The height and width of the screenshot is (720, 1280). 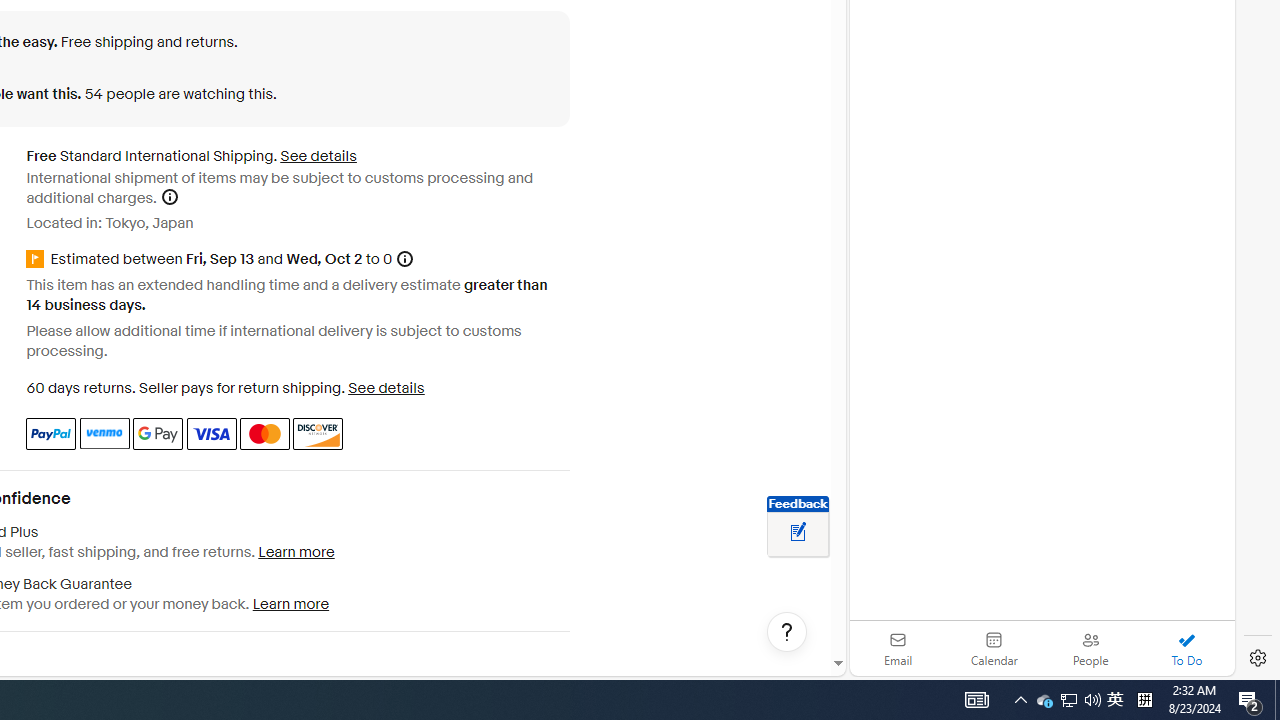 What do you see at coordinates (994, 648) in the screenshot?
I see `'Calendar. Date today is 22'` at bounding box center [994, 648].